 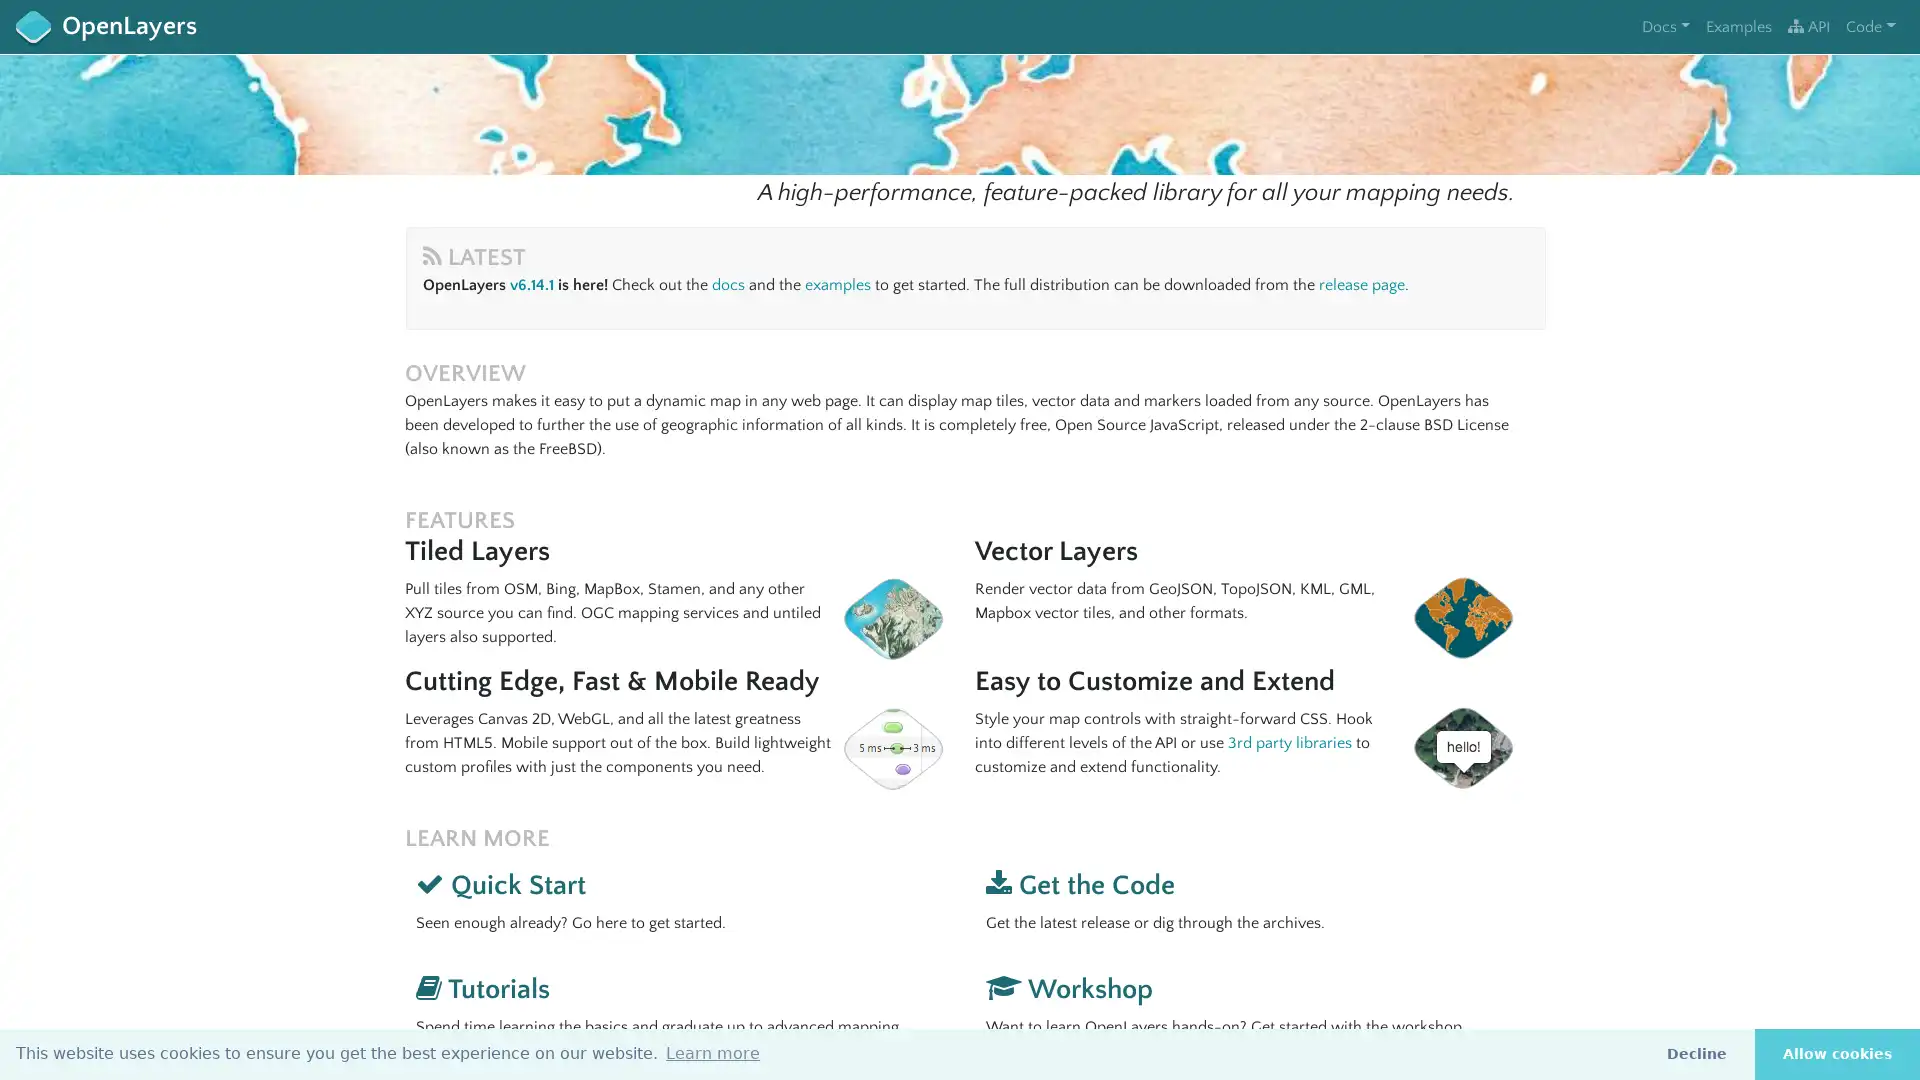 What do you see at coordinates (1896, 152) in the screenshot?
I see `i` at bounding box center [1896, 152].